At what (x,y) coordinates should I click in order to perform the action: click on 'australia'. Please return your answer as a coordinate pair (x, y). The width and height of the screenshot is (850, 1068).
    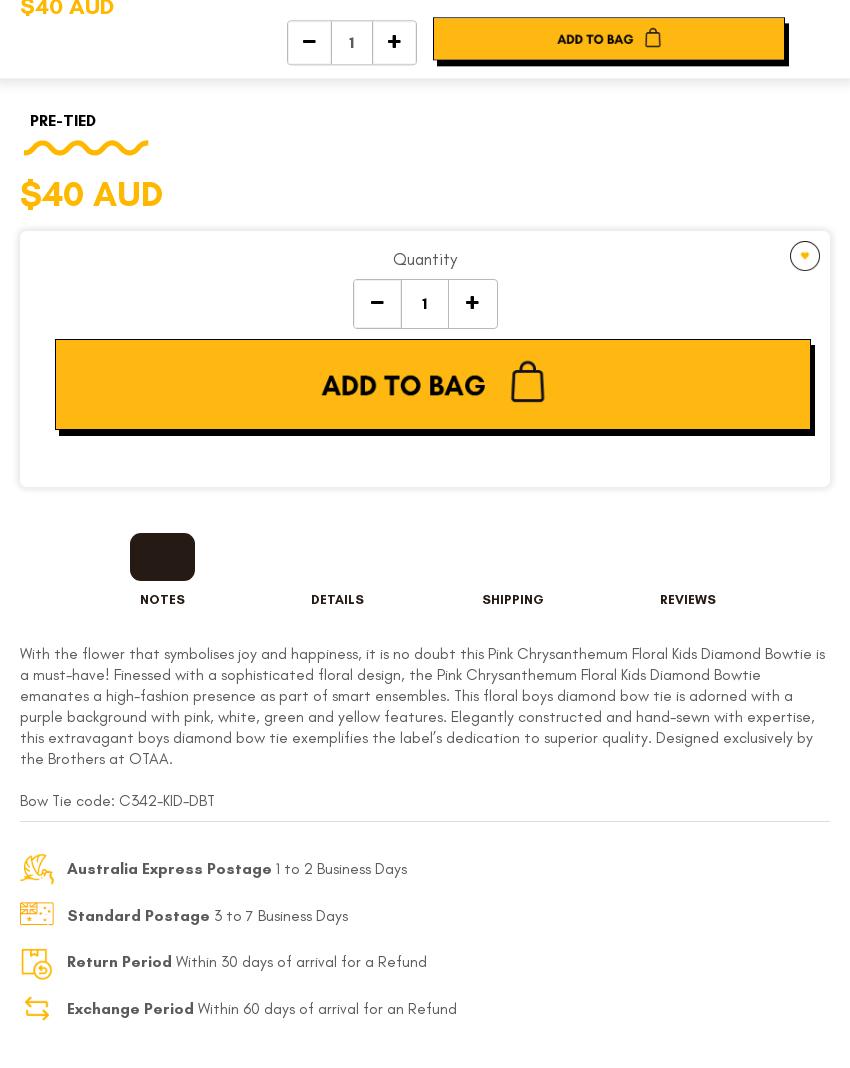
    Looking at the image, I should click on (531, 460).